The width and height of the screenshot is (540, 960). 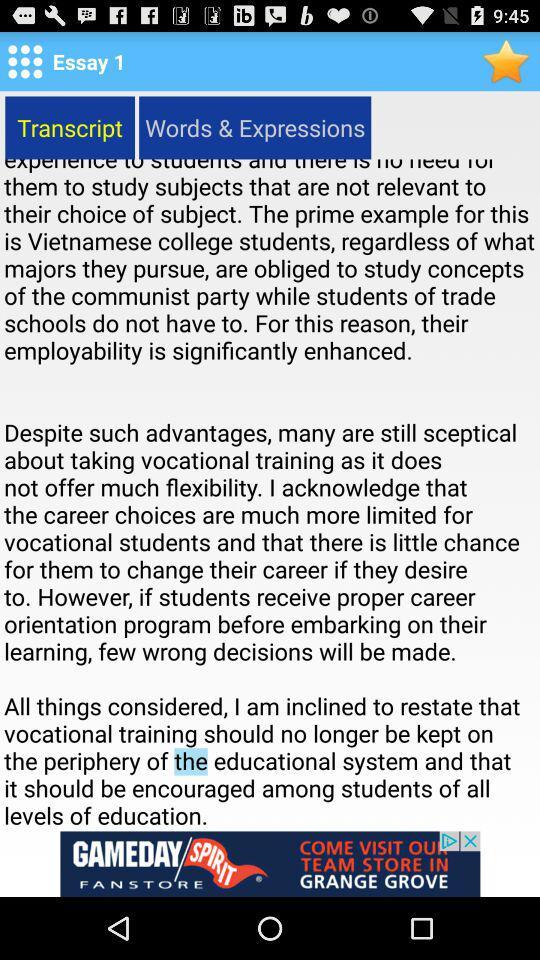 I want to click on setting, so click(x=24, y=61).